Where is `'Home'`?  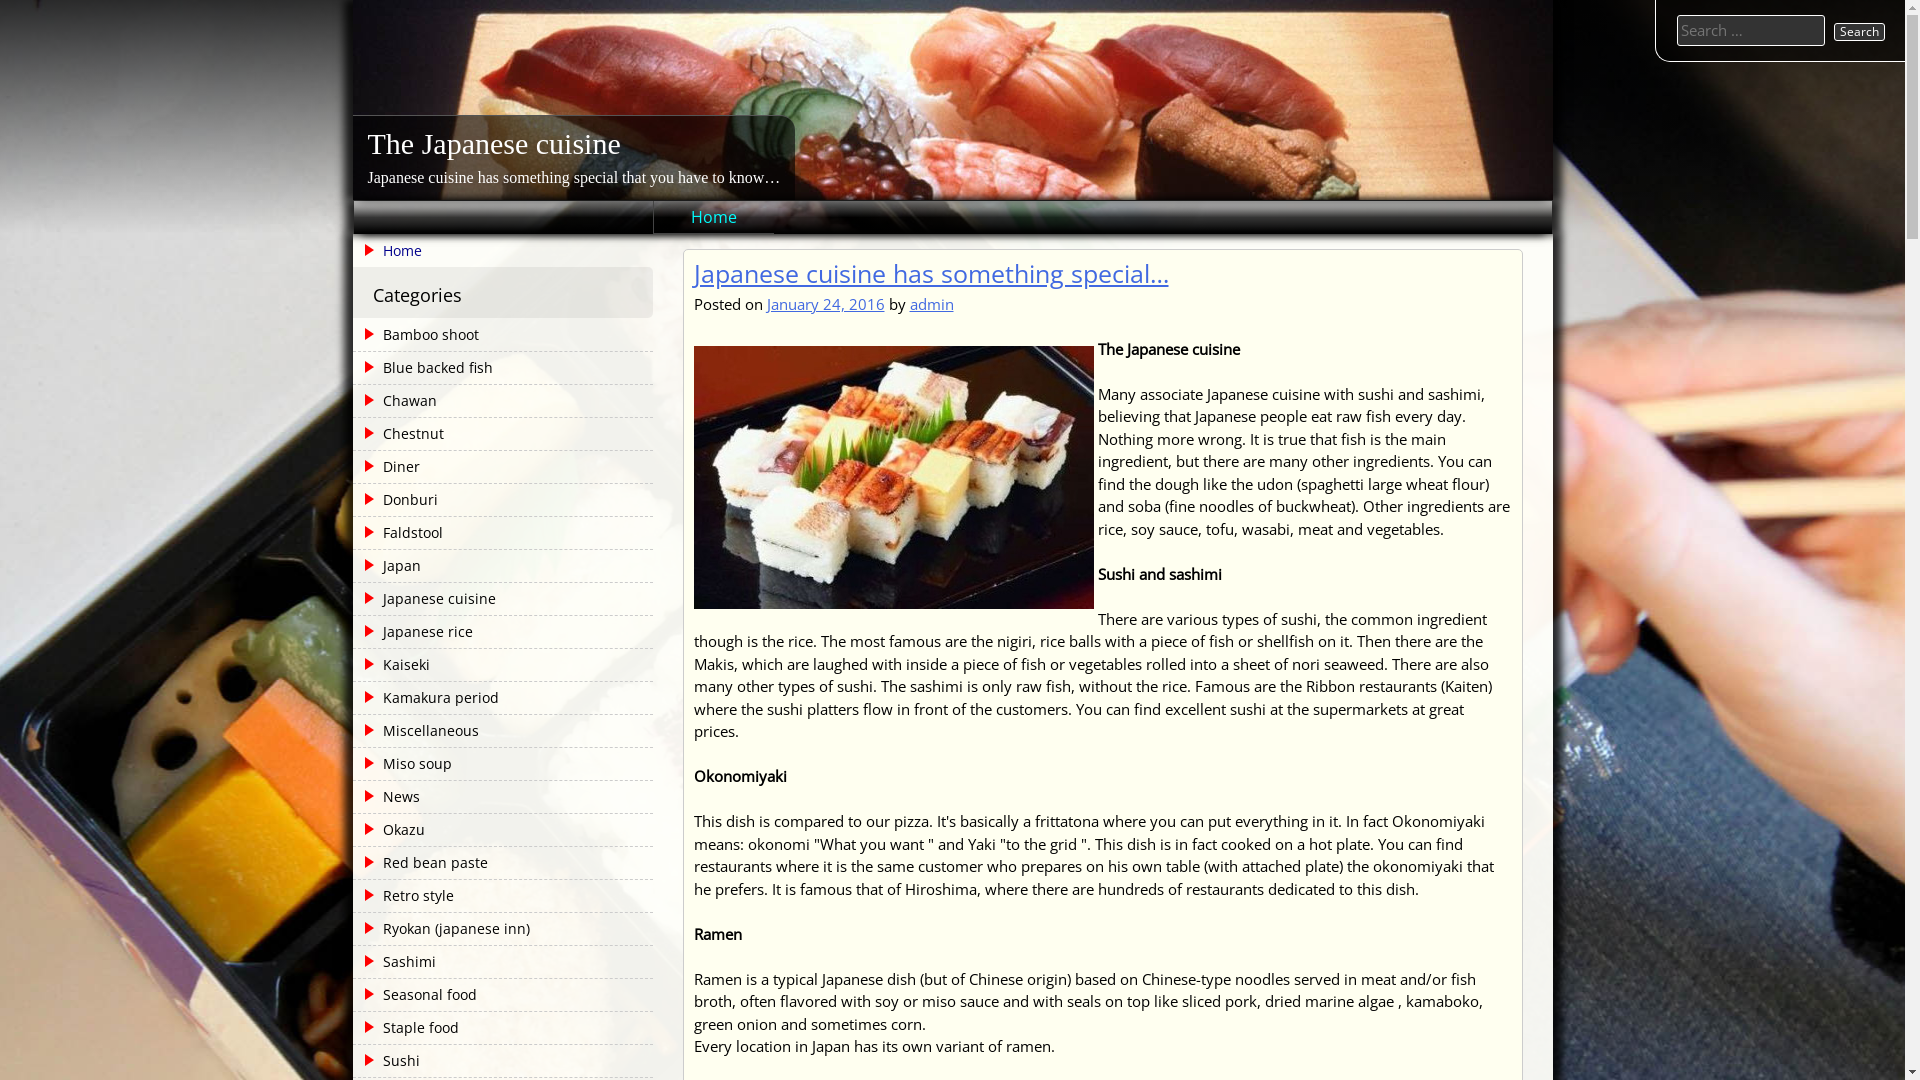
'Home' is located at coordinates (714, 216).